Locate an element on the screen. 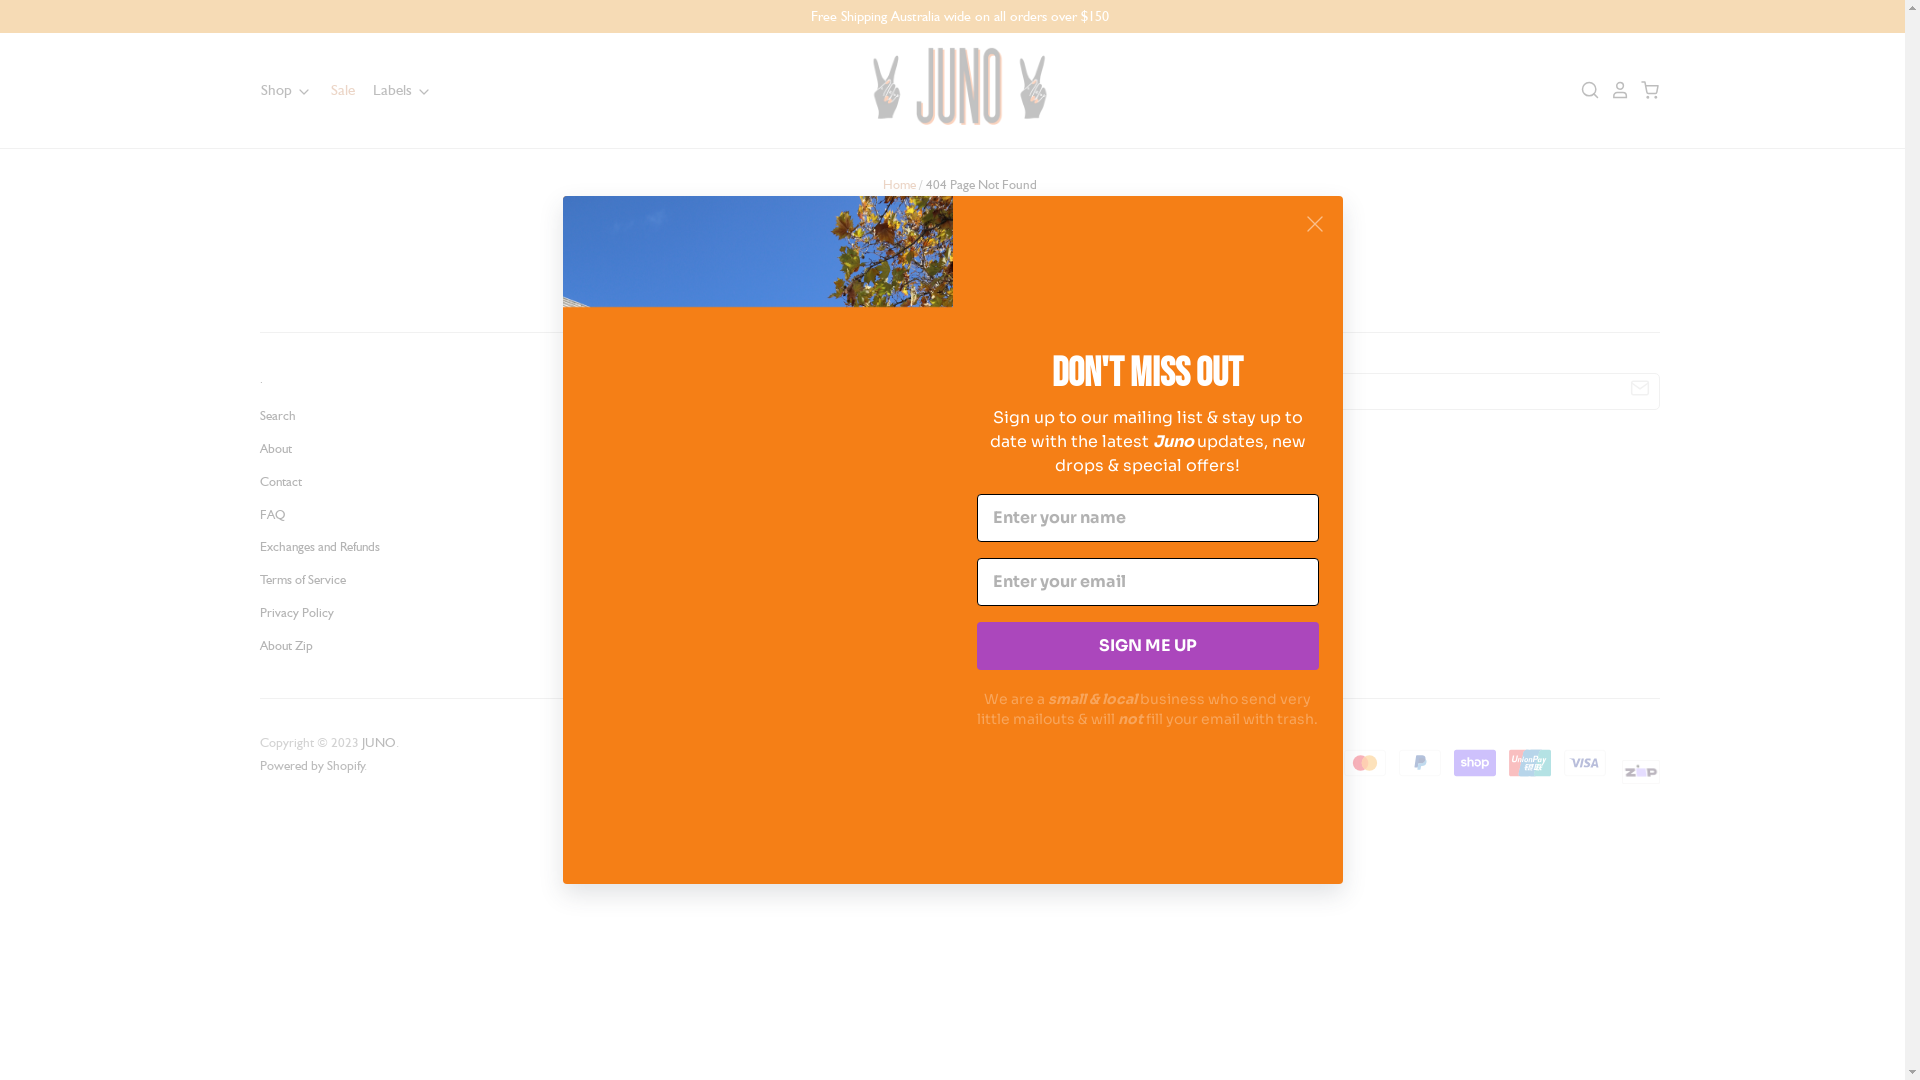 The width and height of the screenshot is (1920, 1080). 'Exchanges and Refunds' is located at coordinates (320, 546).